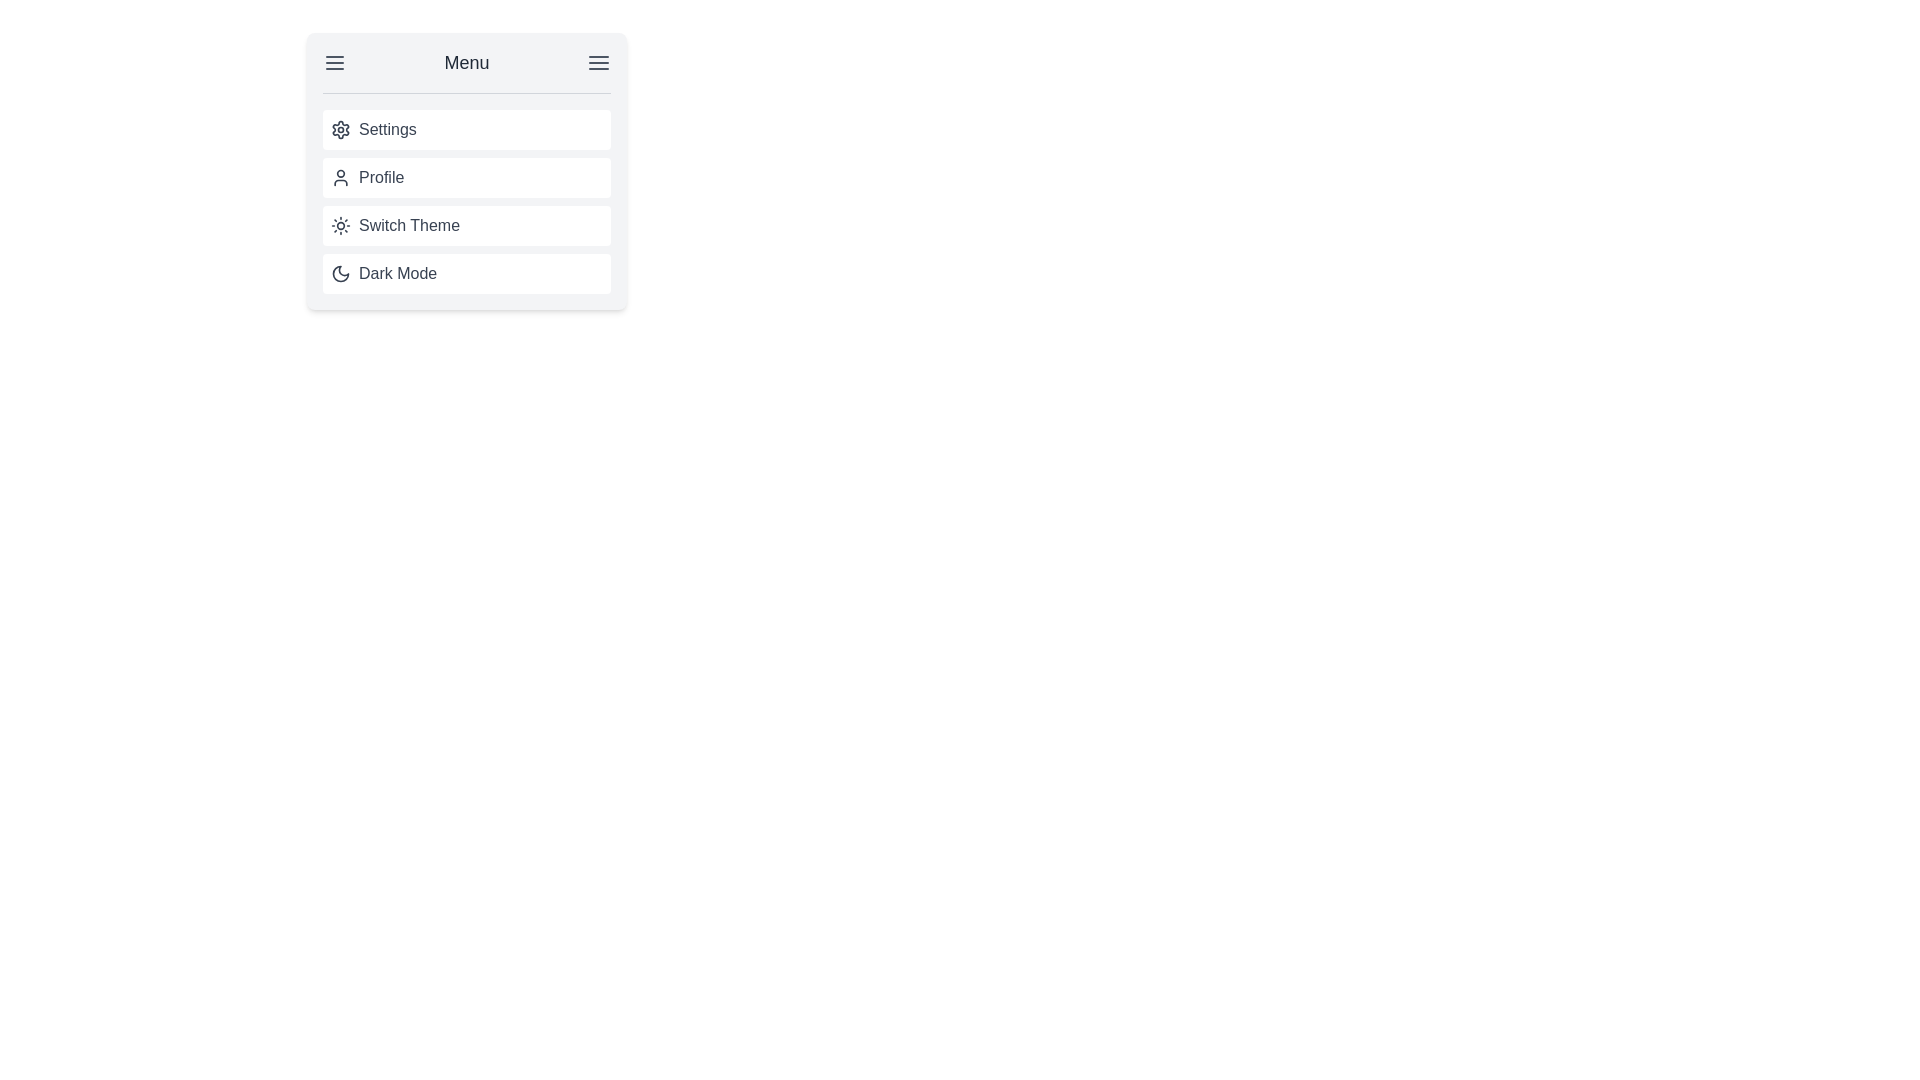 The image size is (1920, 1080). What do you see at coordinates (465, 130) in the screenshot?
I see `the first menu item in the vertically stacked menu list that leads to settings-related functionalities` at bounding box center [465, 130].